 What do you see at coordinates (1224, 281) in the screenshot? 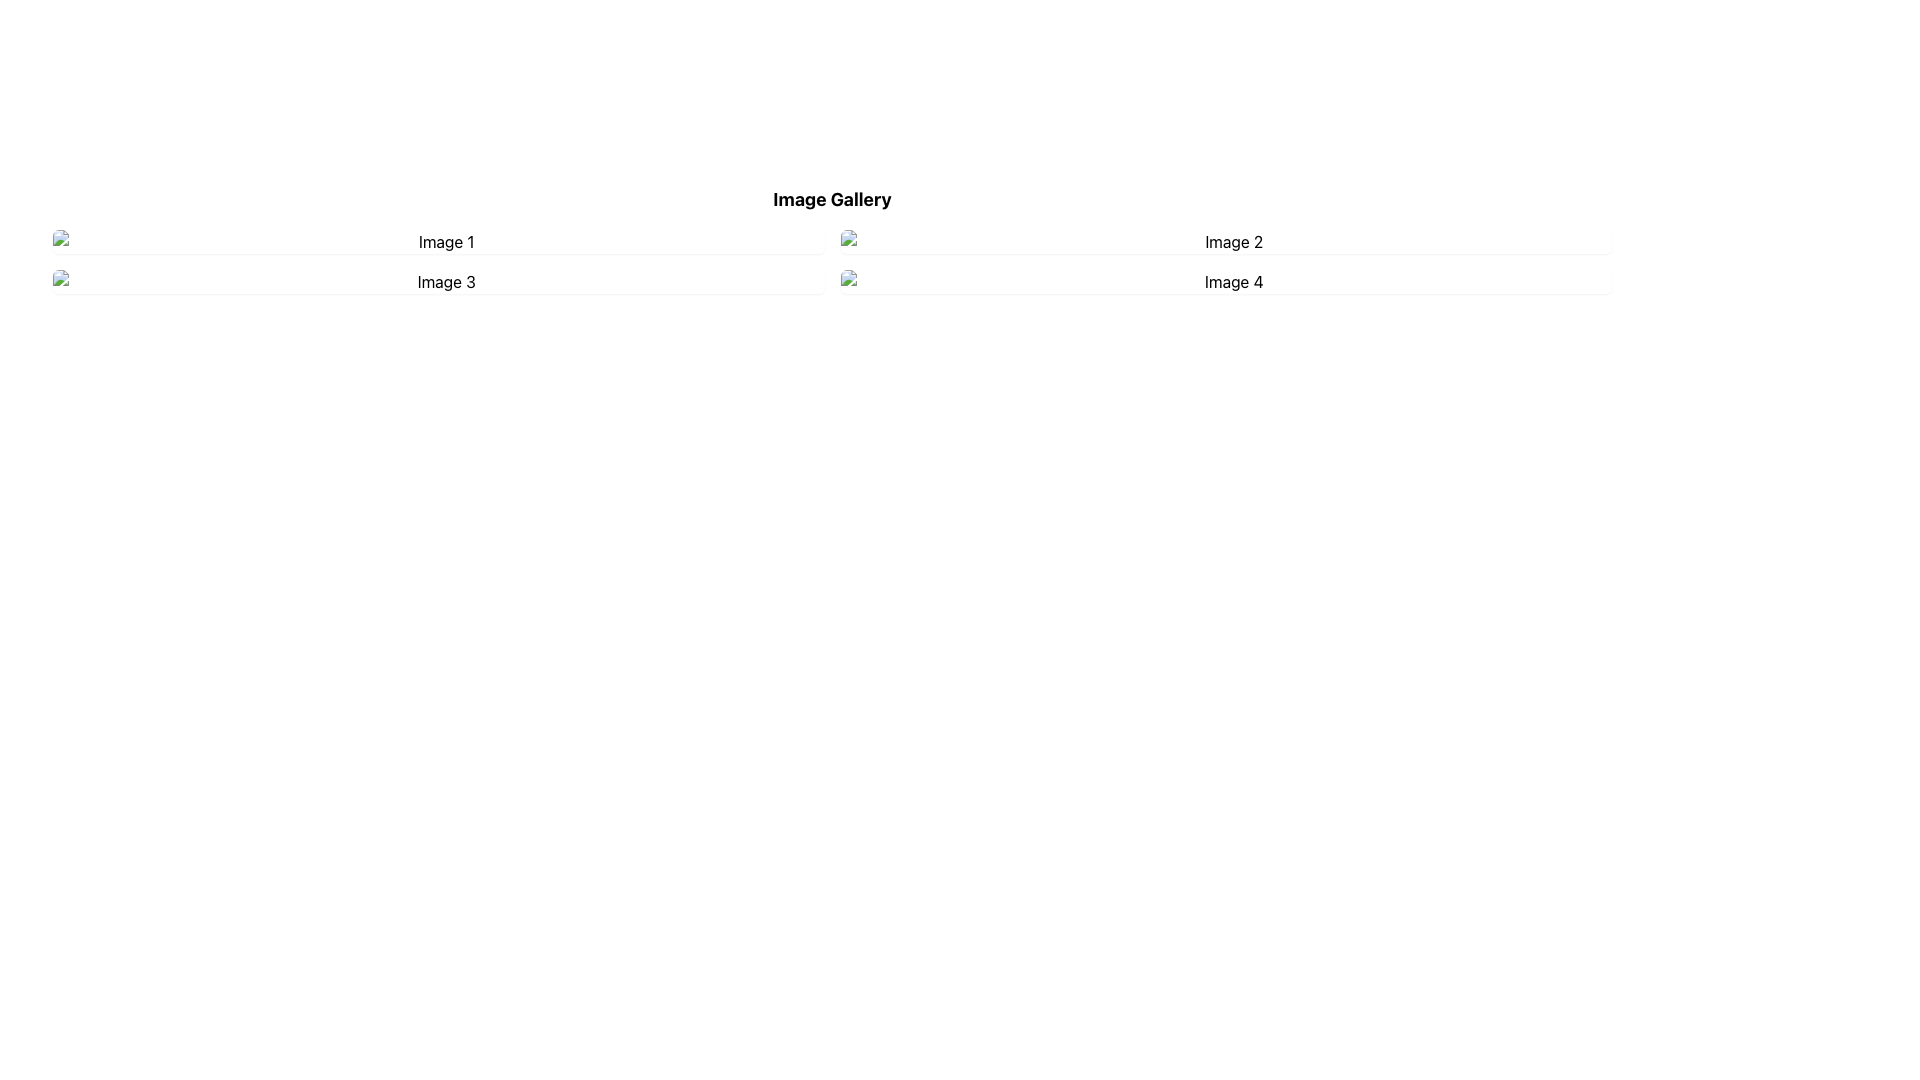
I see `the image with caption 'Image 4', which is the fourth item in the two-column grid structure located in the bottom-right corner of the grid` at bounding box center [1224, 281].